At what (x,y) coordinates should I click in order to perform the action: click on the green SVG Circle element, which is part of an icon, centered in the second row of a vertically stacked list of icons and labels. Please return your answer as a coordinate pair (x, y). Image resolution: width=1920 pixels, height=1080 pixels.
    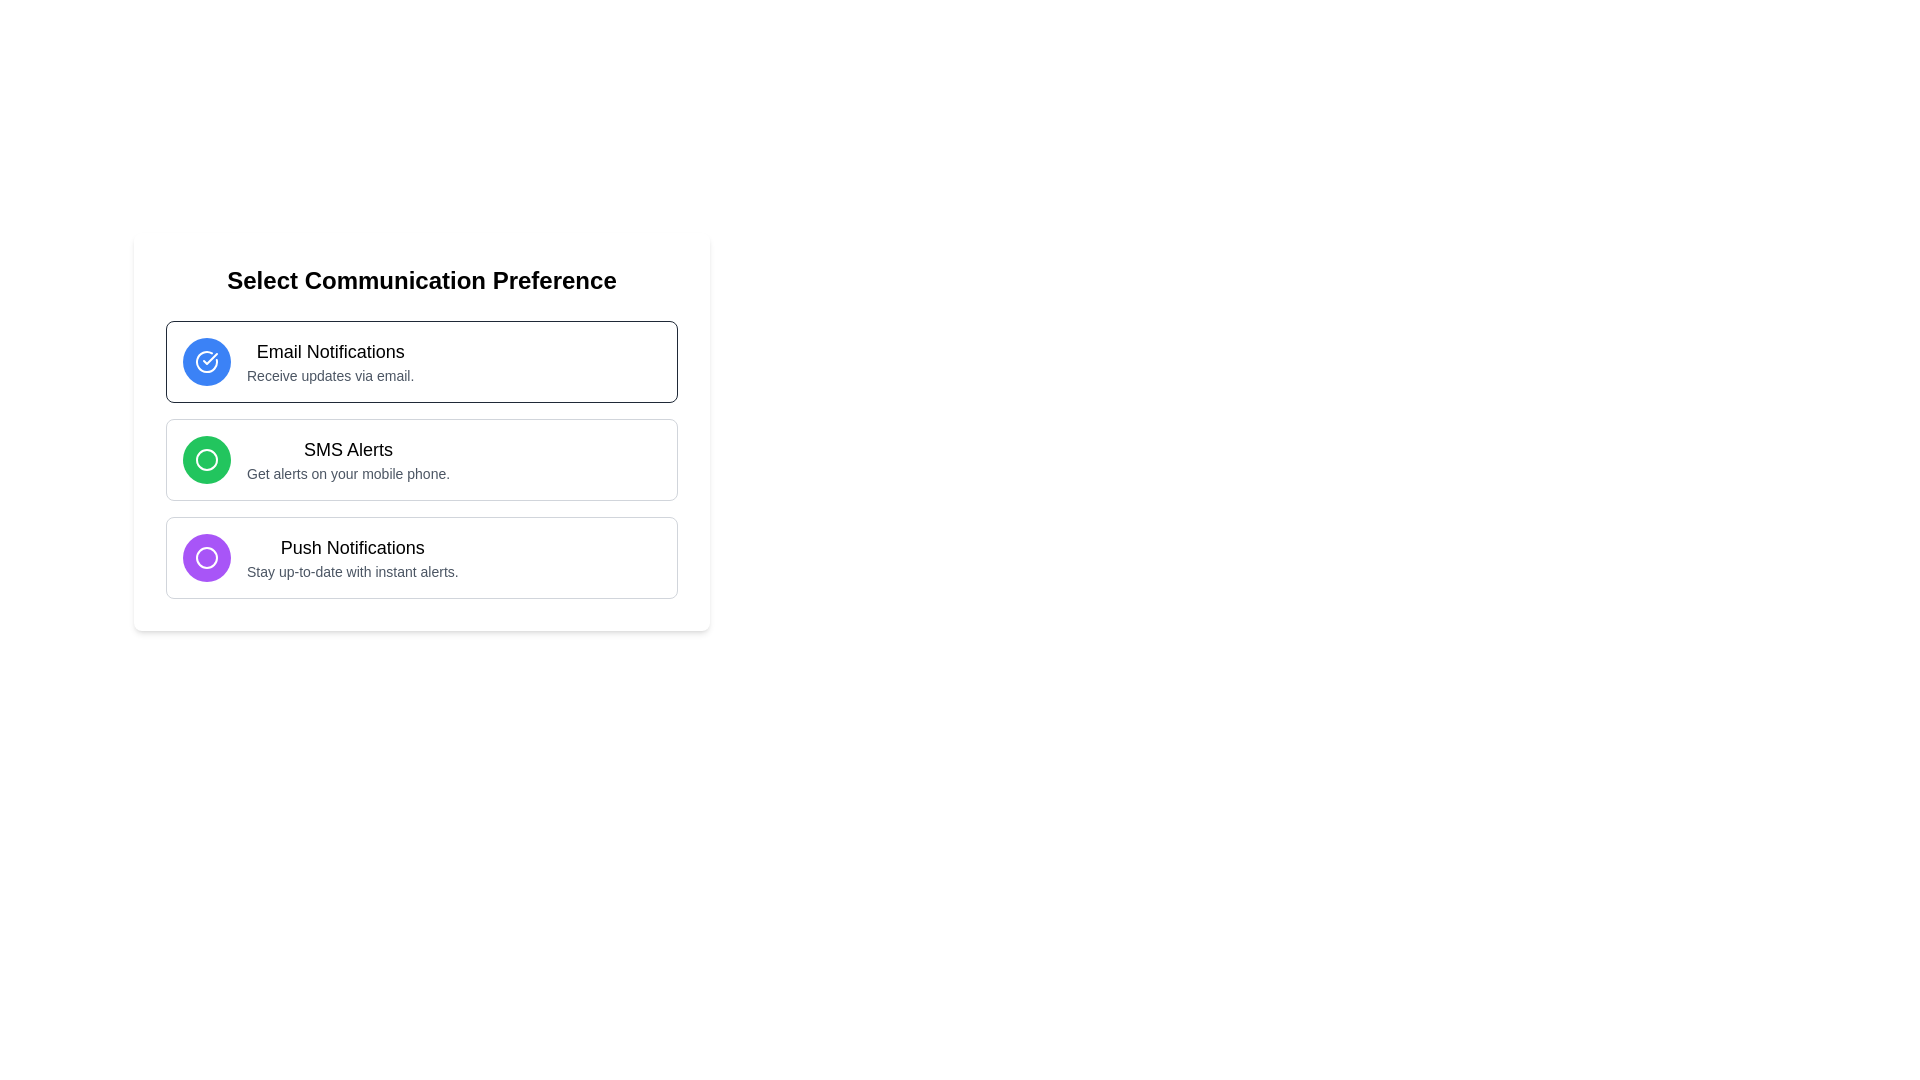
    Looking at the image, I should click on (206, 459).